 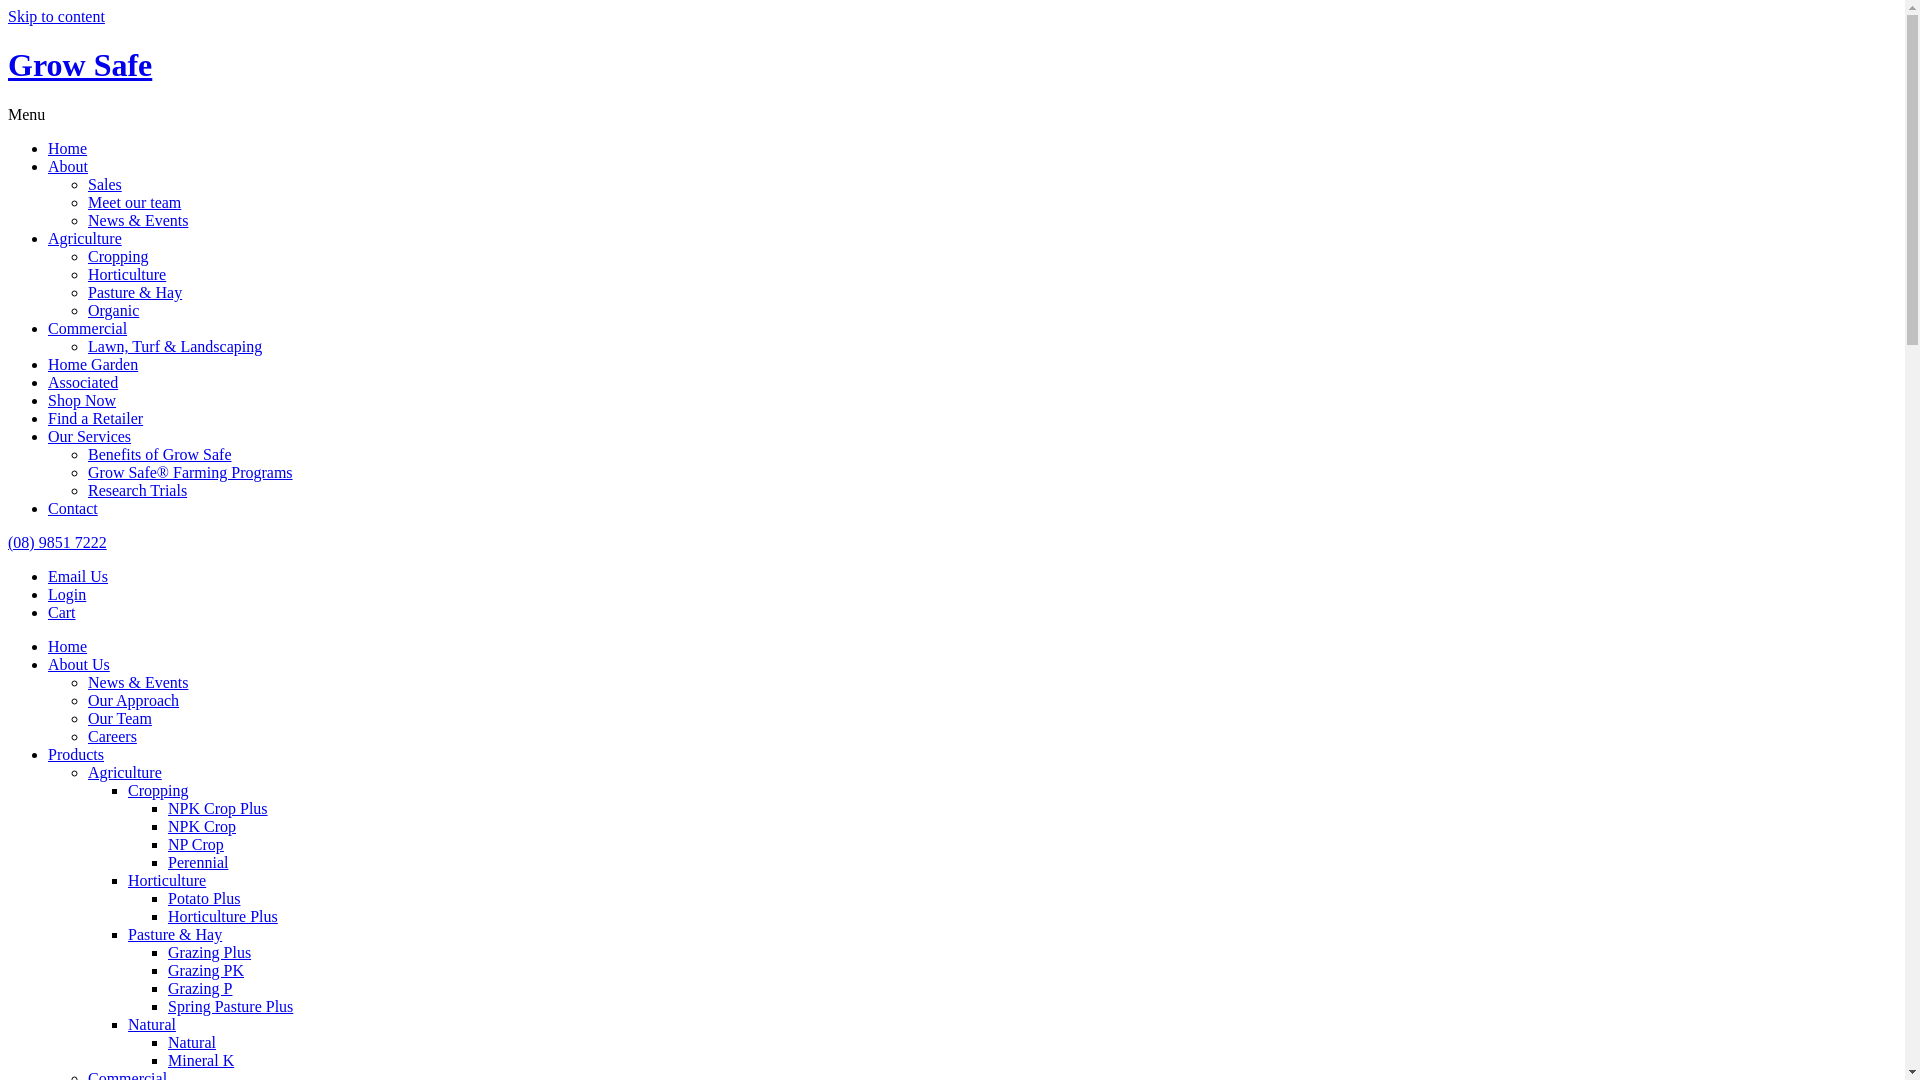 I want to click on 'Lawn, Turf & Landscaping', so click(x=174, y=345).